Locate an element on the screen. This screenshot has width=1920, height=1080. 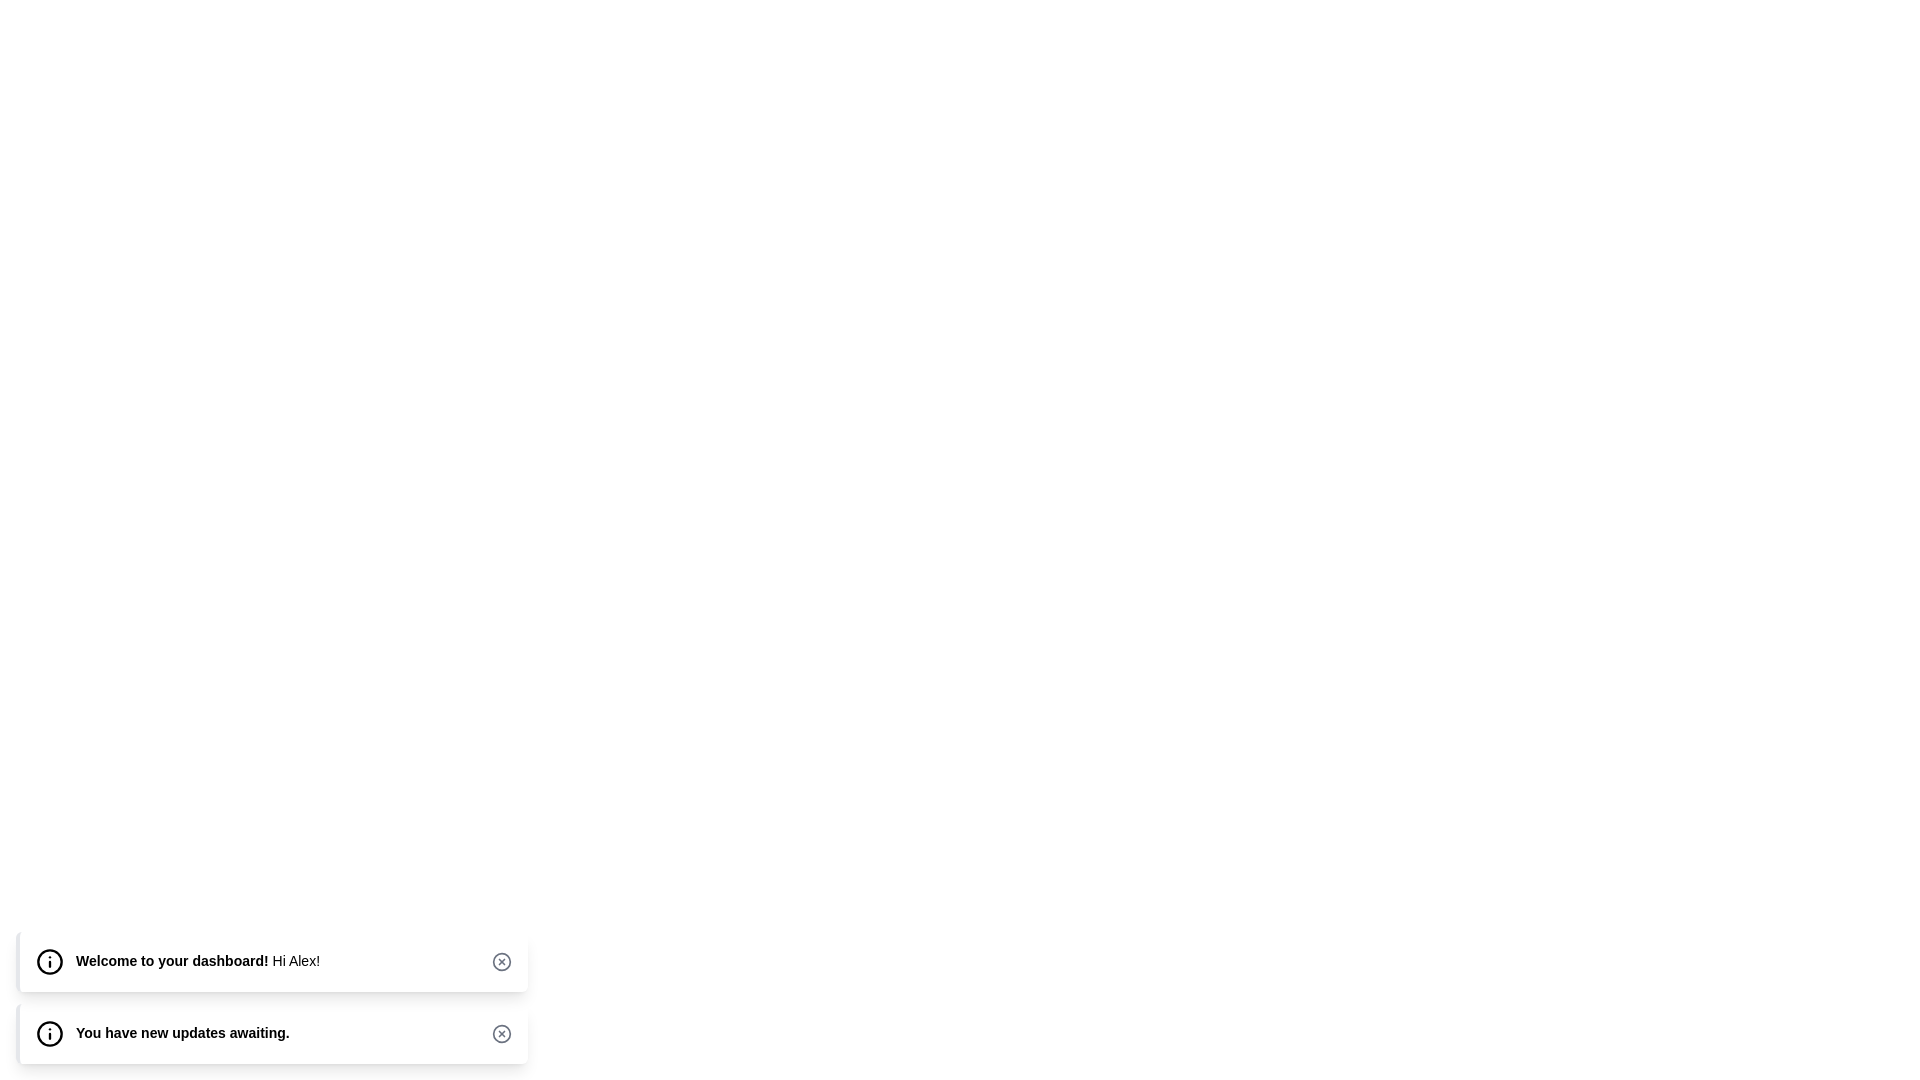
text label that informs the user about new updates, positioned in the lower-left quadrant of the interface, between the information icon and the close button is located at coordinates (182, 1033).